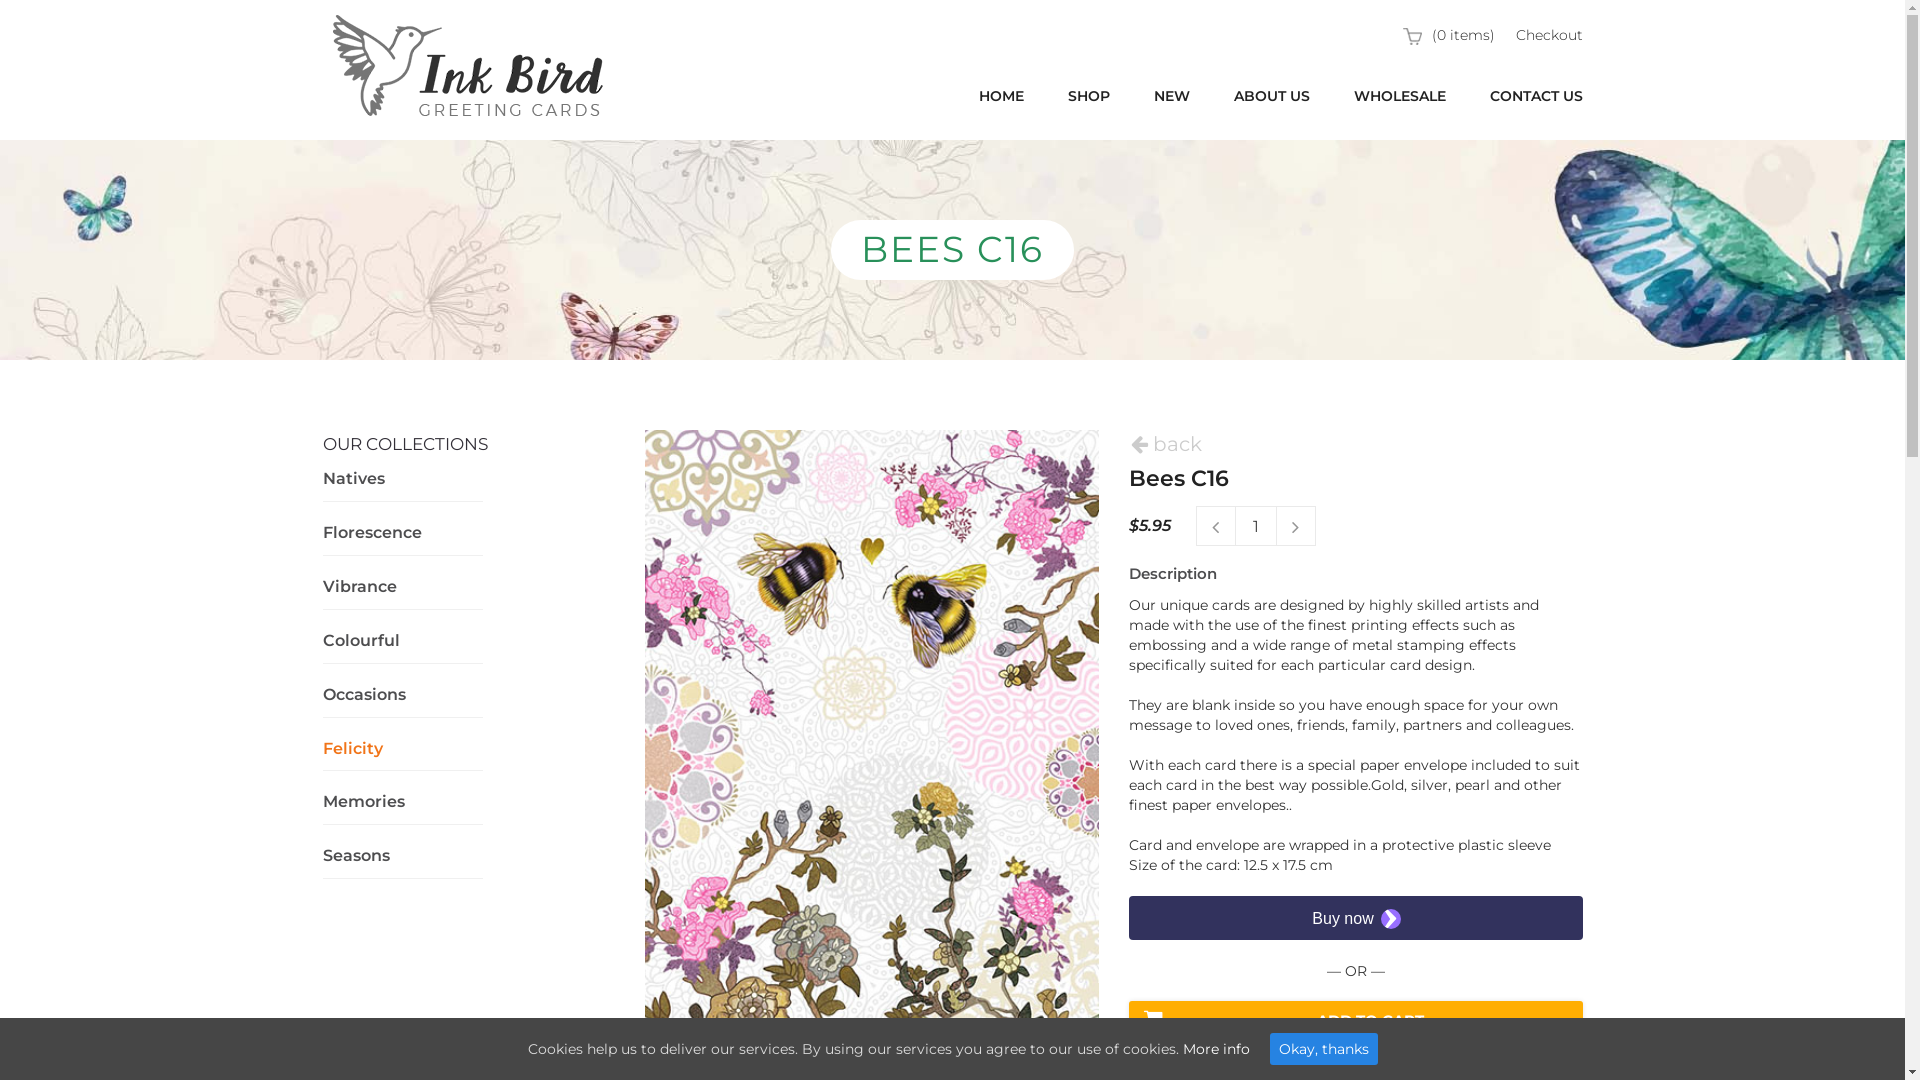  What do you see at coordinates (872, 753) in the screenshot?
I see `'Bees-C16'` at bounding box center [872, 753].